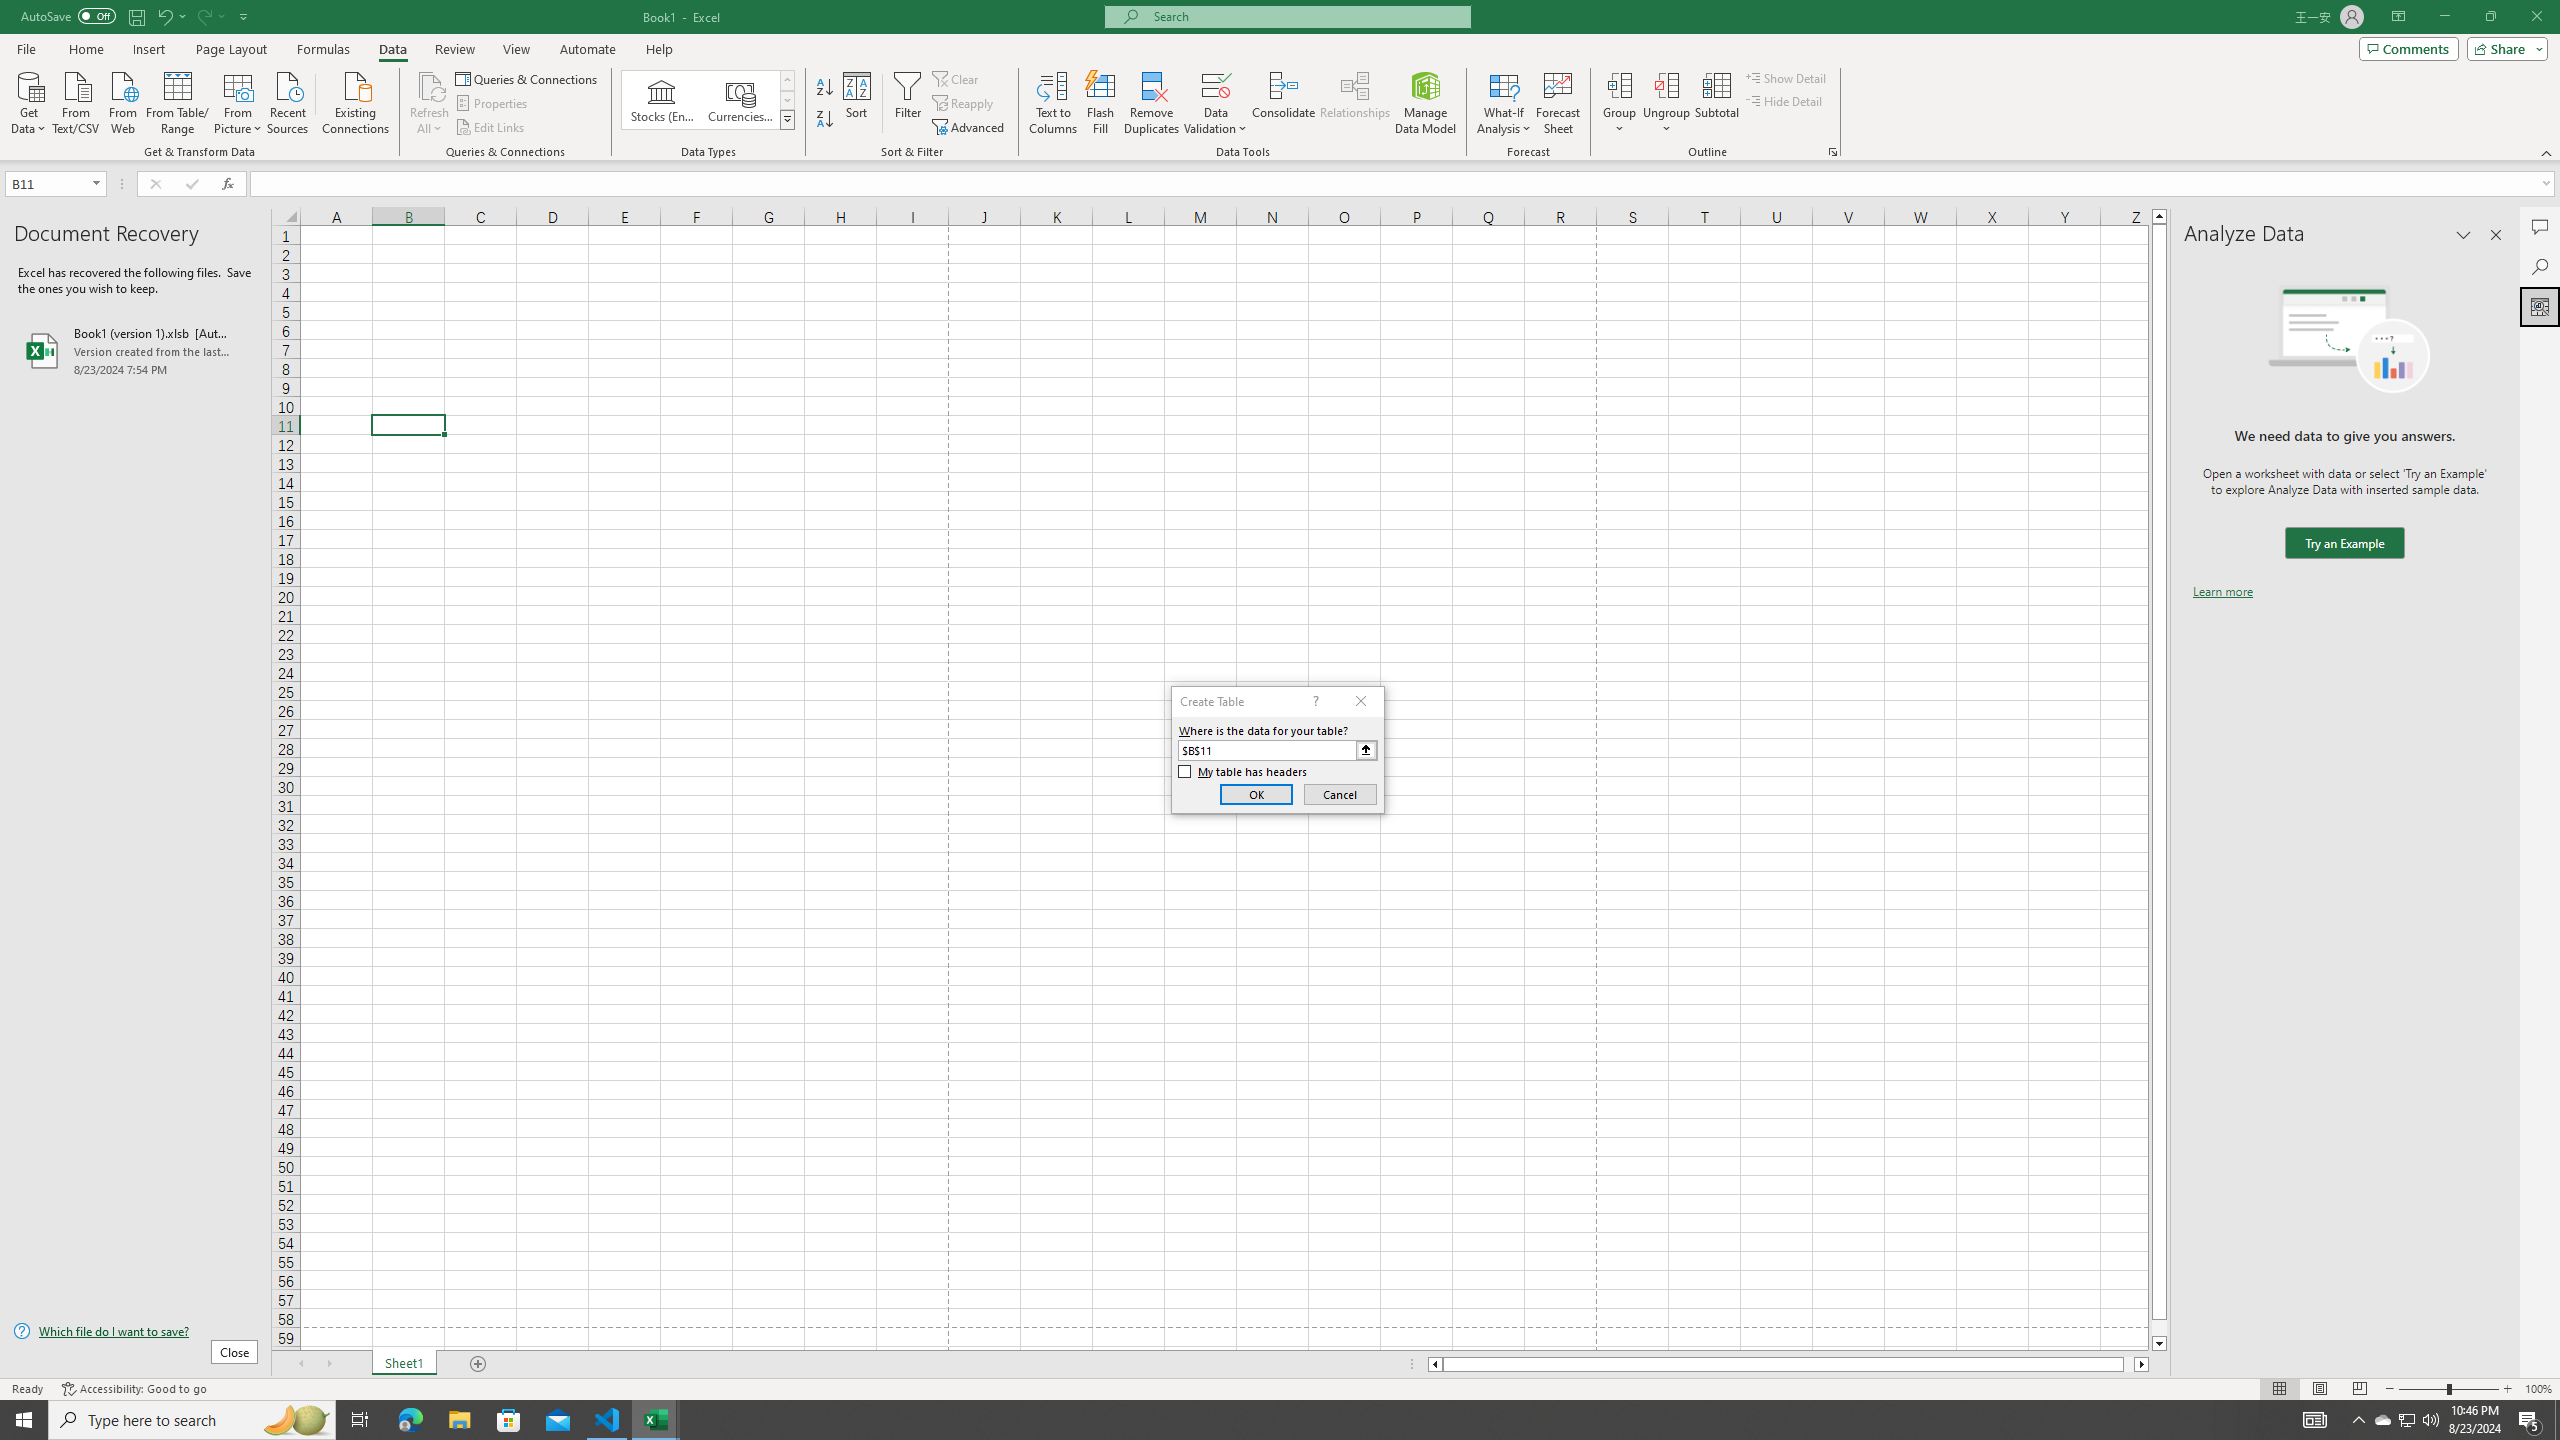 The image size is (2560, 1440). Describe the element at coordinates (2495, 234) in the screenshot. I see `'Close pane'` at that location.